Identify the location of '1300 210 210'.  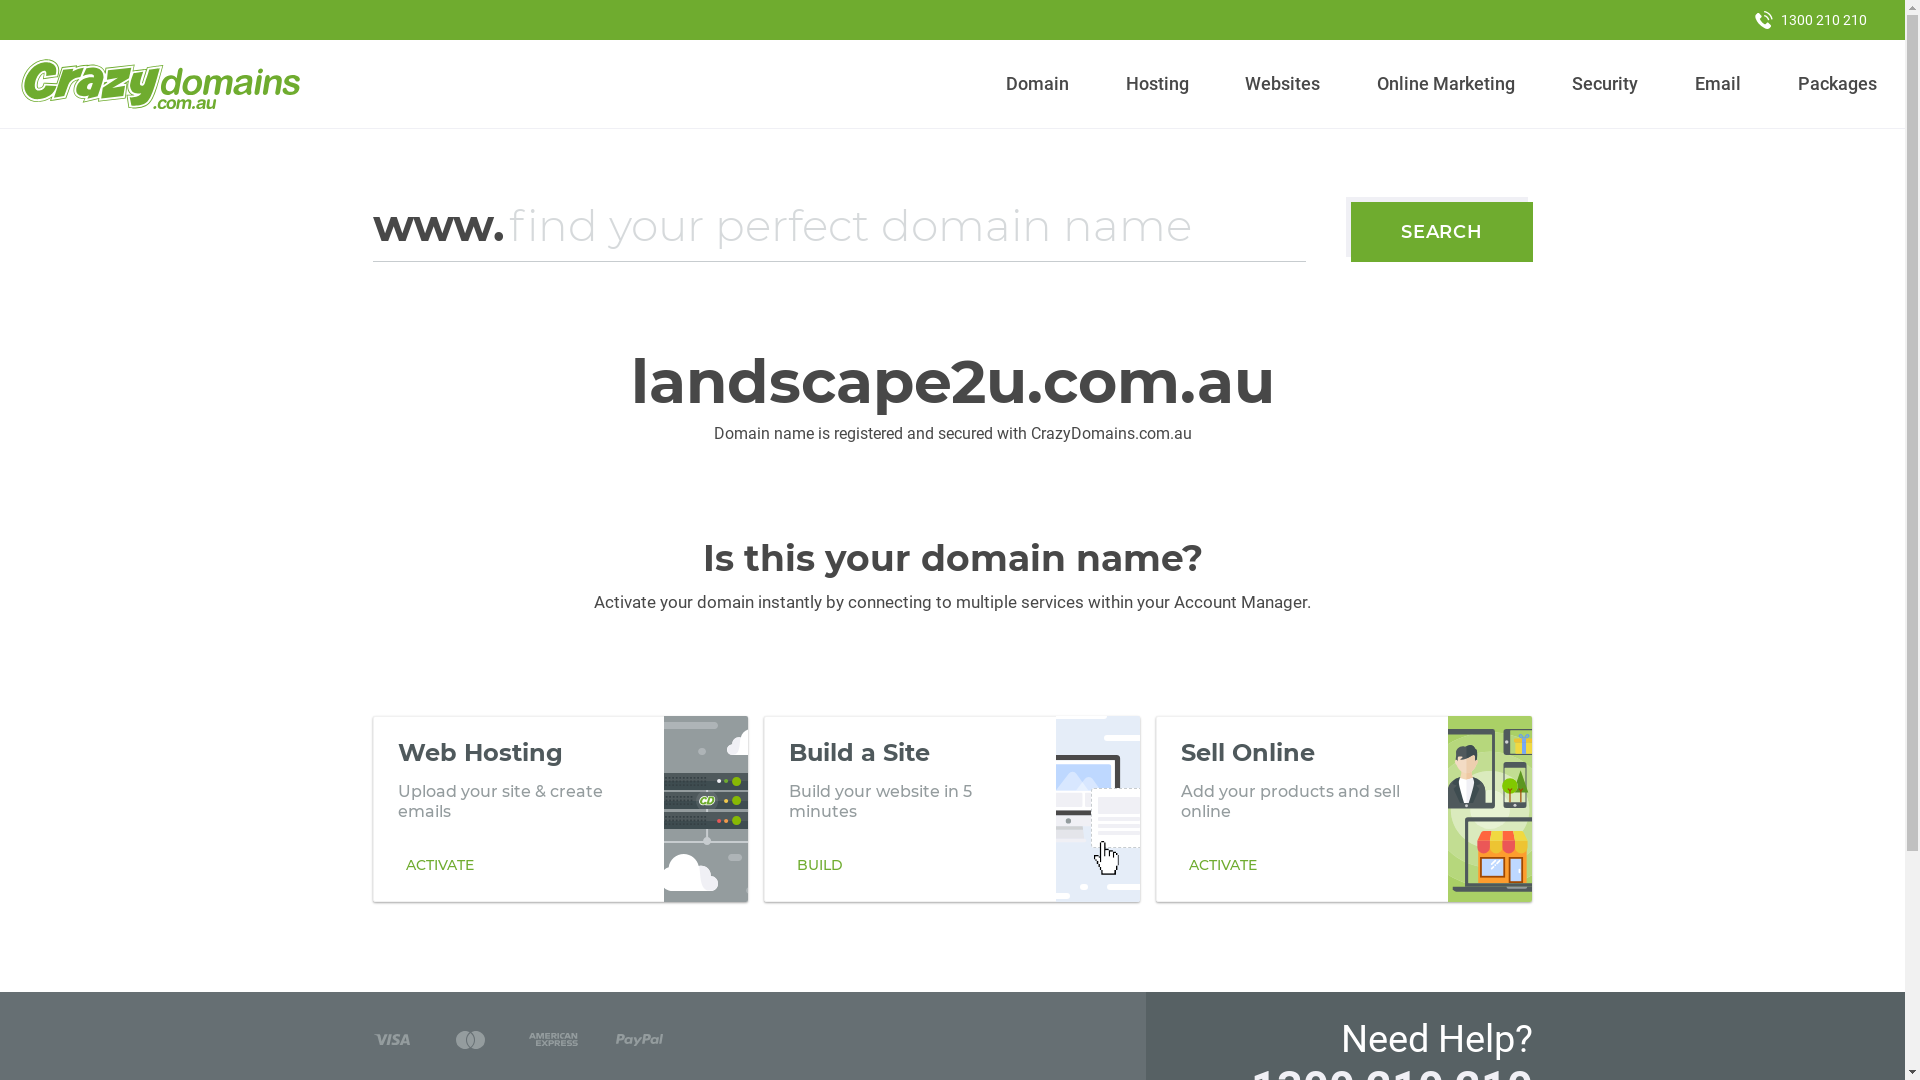
(1810, 19).